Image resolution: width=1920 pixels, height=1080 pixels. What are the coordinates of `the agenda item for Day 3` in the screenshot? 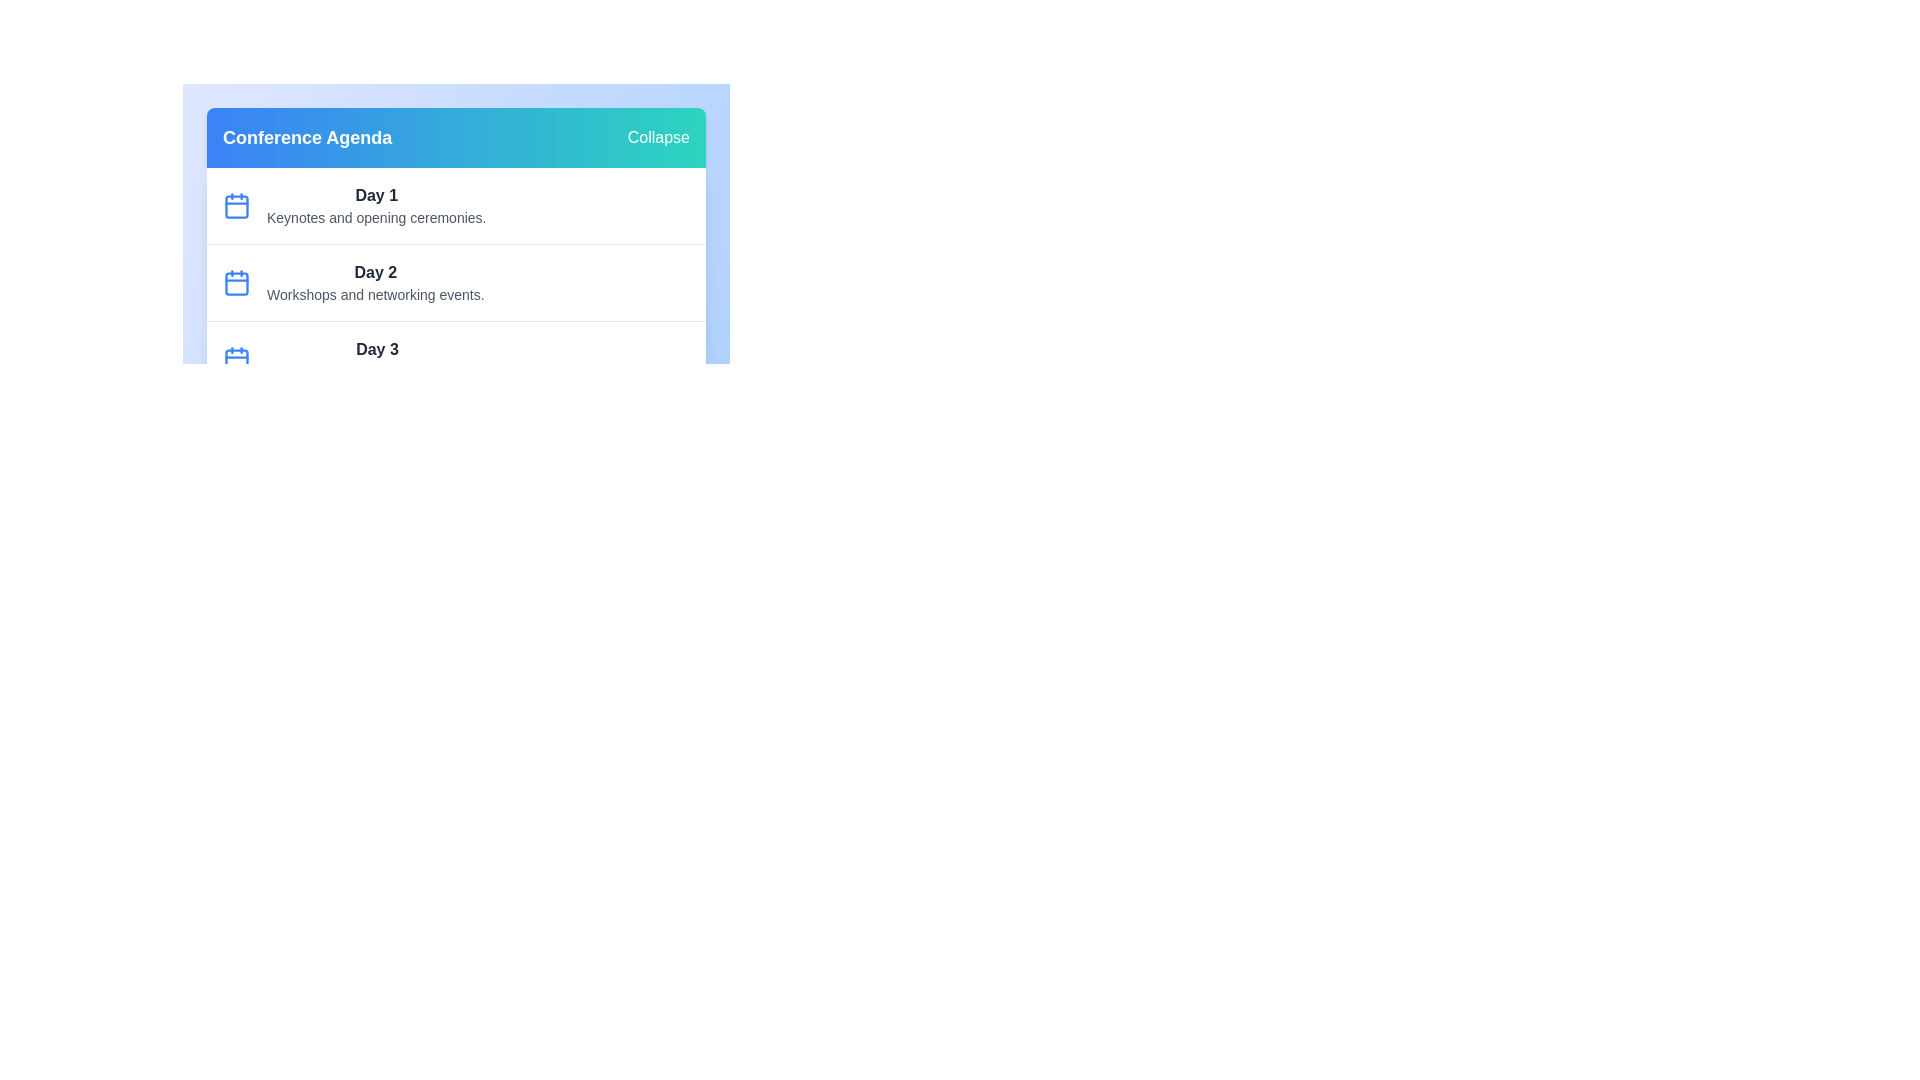 It's located at (455, 358).